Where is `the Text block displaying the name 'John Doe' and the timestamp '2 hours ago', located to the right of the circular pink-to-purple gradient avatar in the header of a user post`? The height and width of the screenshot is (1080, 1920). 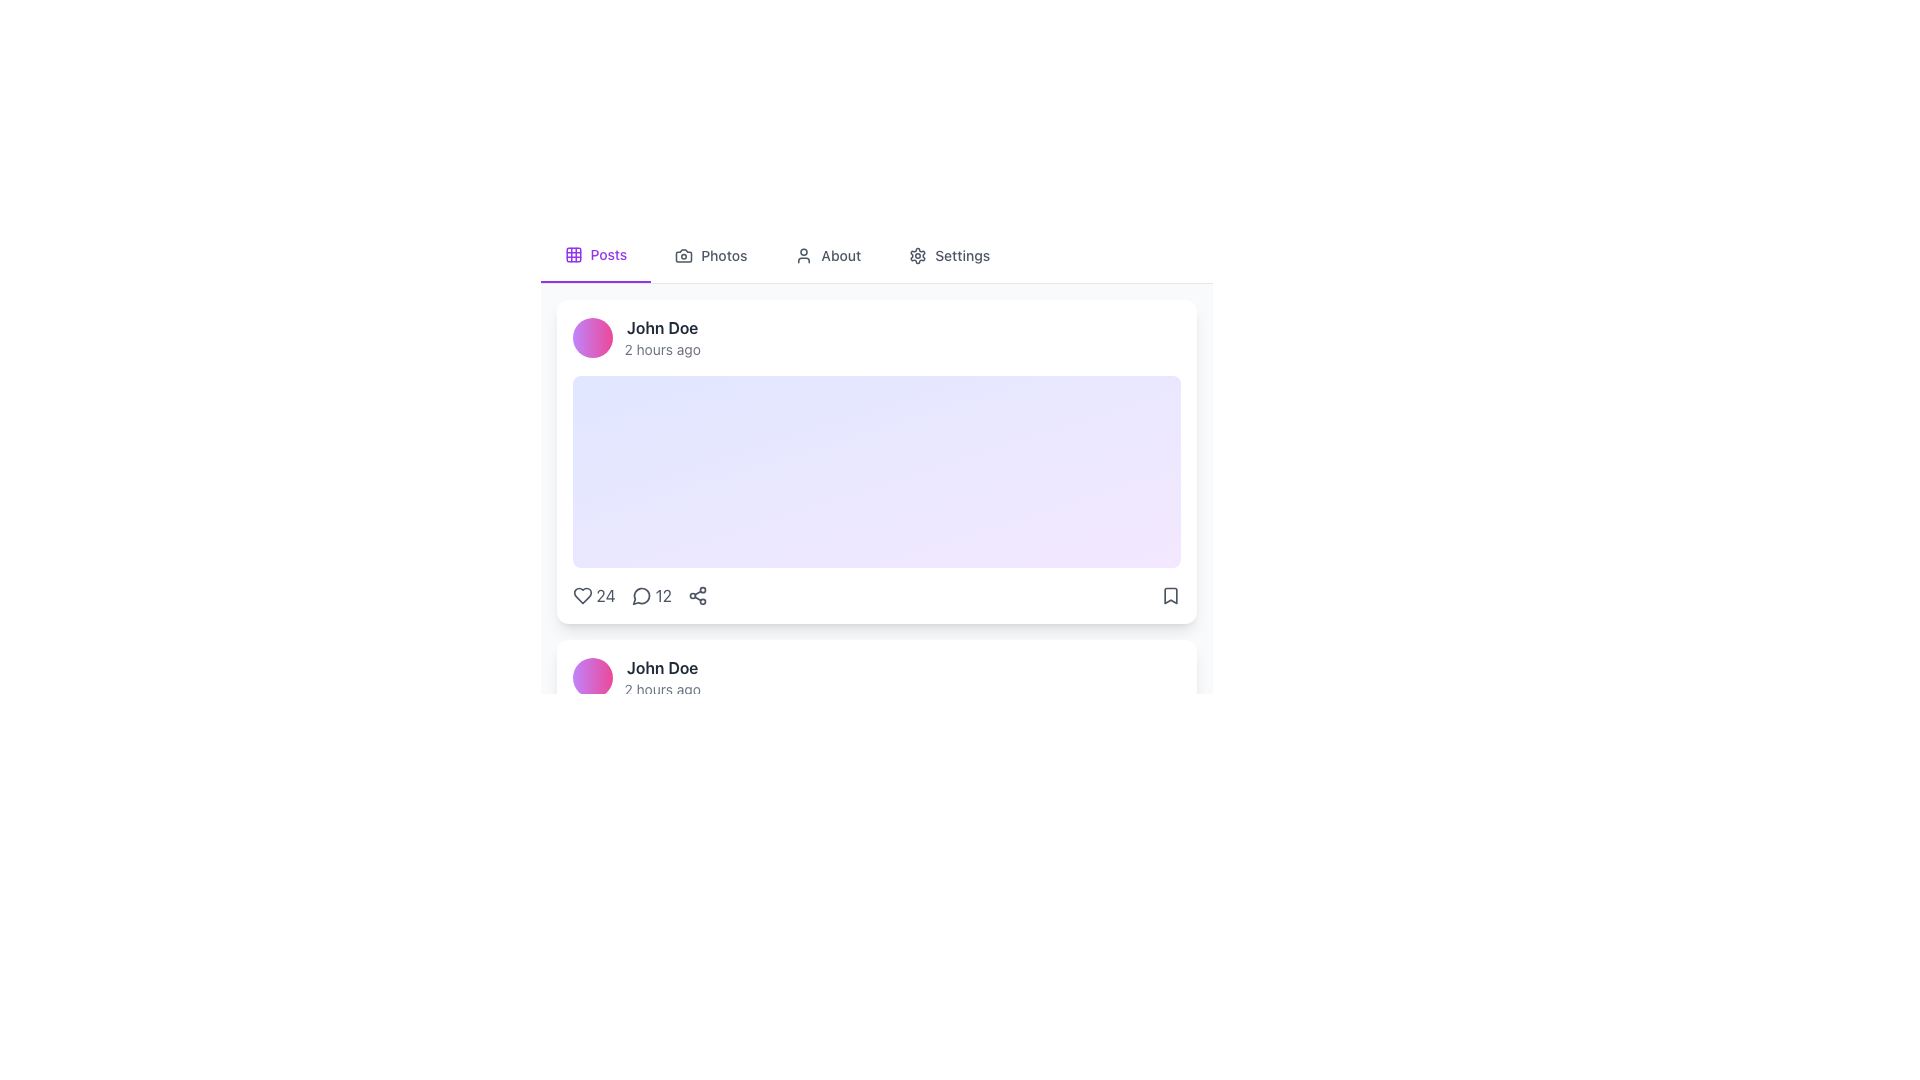 the Text block displaying the name 'John Doe' and the timestamp '2 hours ago', located to the right of the circular pink-to-purple gradient avatar in the header of a user post is located at coordinates (662, 677).